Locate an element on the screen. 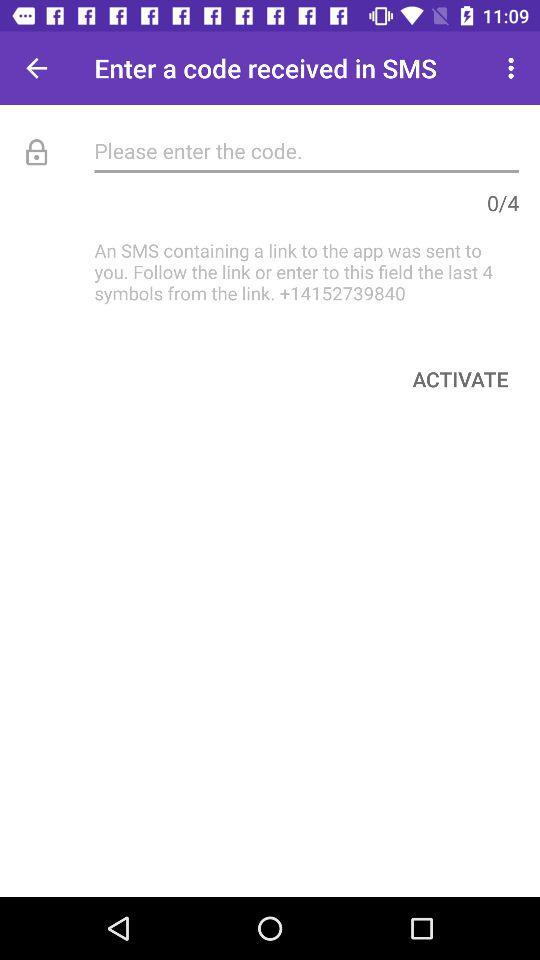 This screenshot has width=540, height=960. the icon next to the enter a code is located at coordinates (513, 68).